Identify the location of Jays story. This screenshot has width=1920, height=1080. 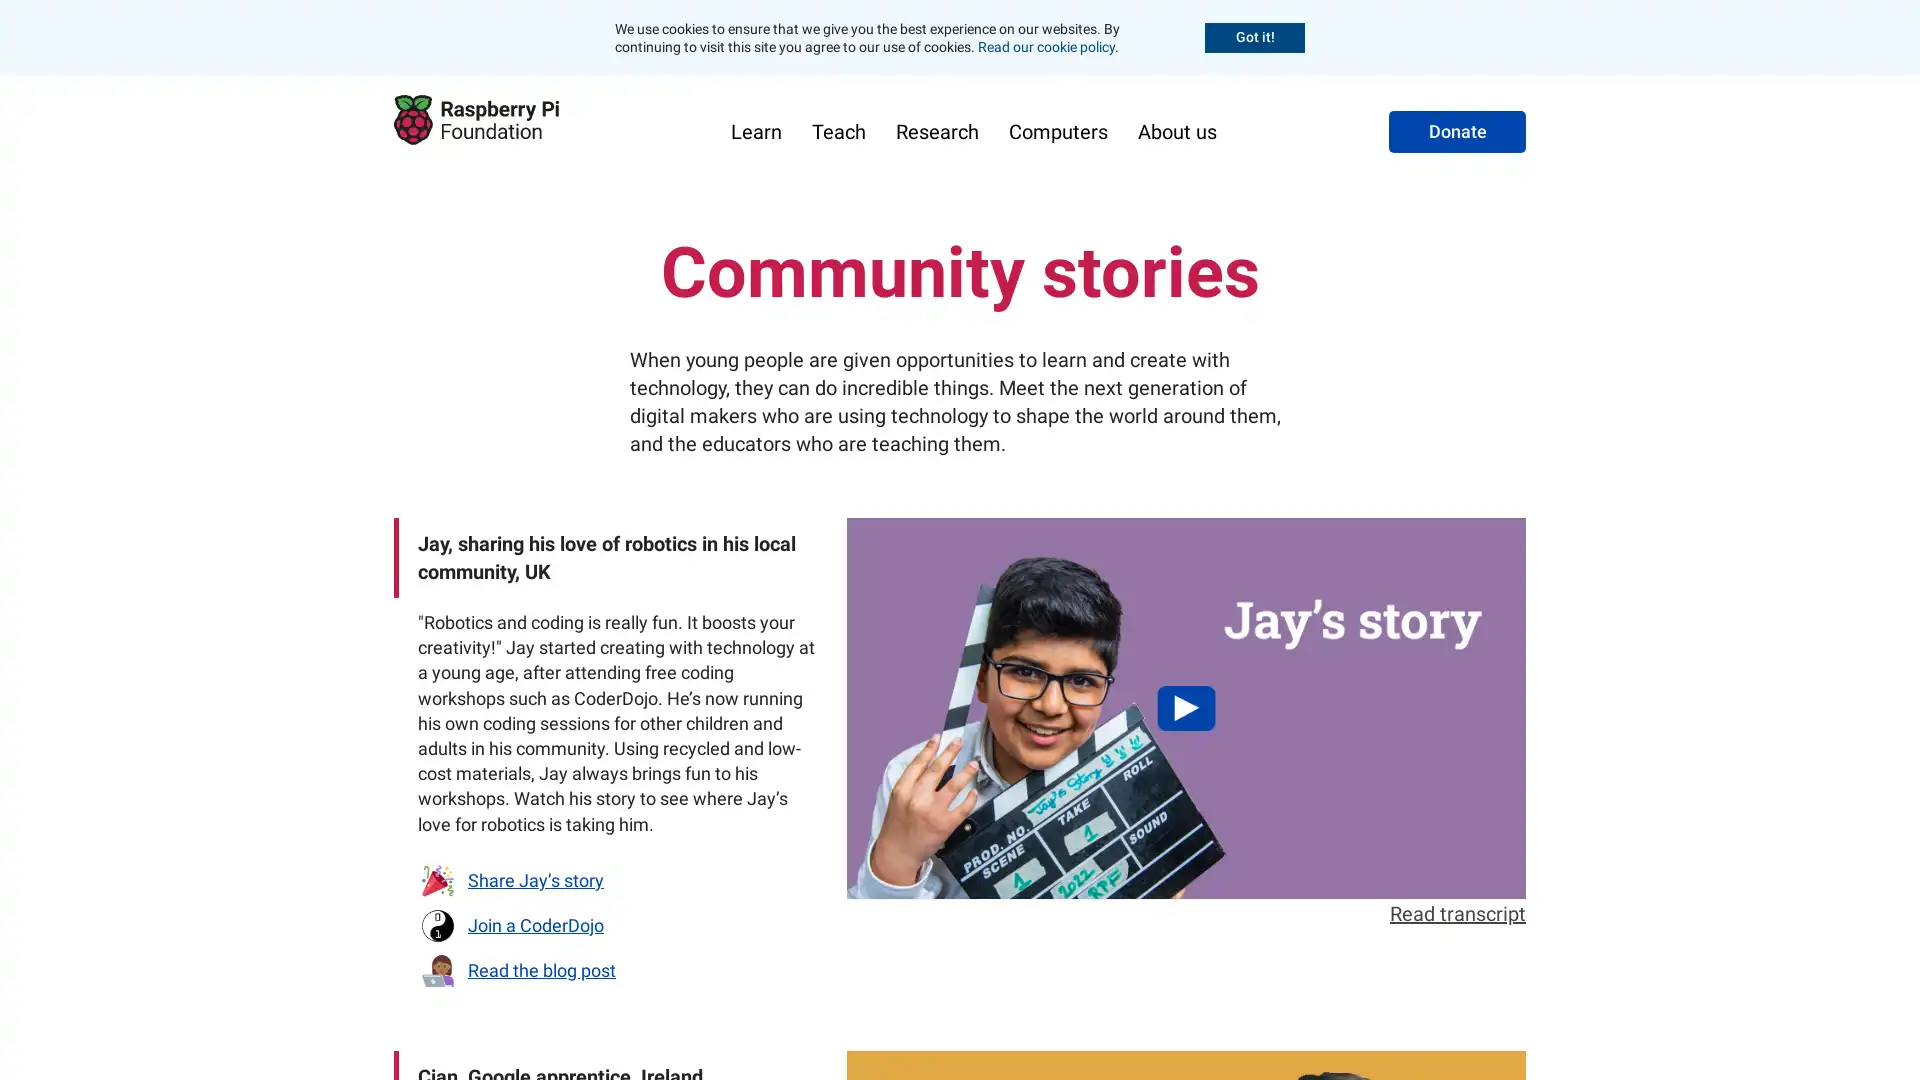
(1185, 708).